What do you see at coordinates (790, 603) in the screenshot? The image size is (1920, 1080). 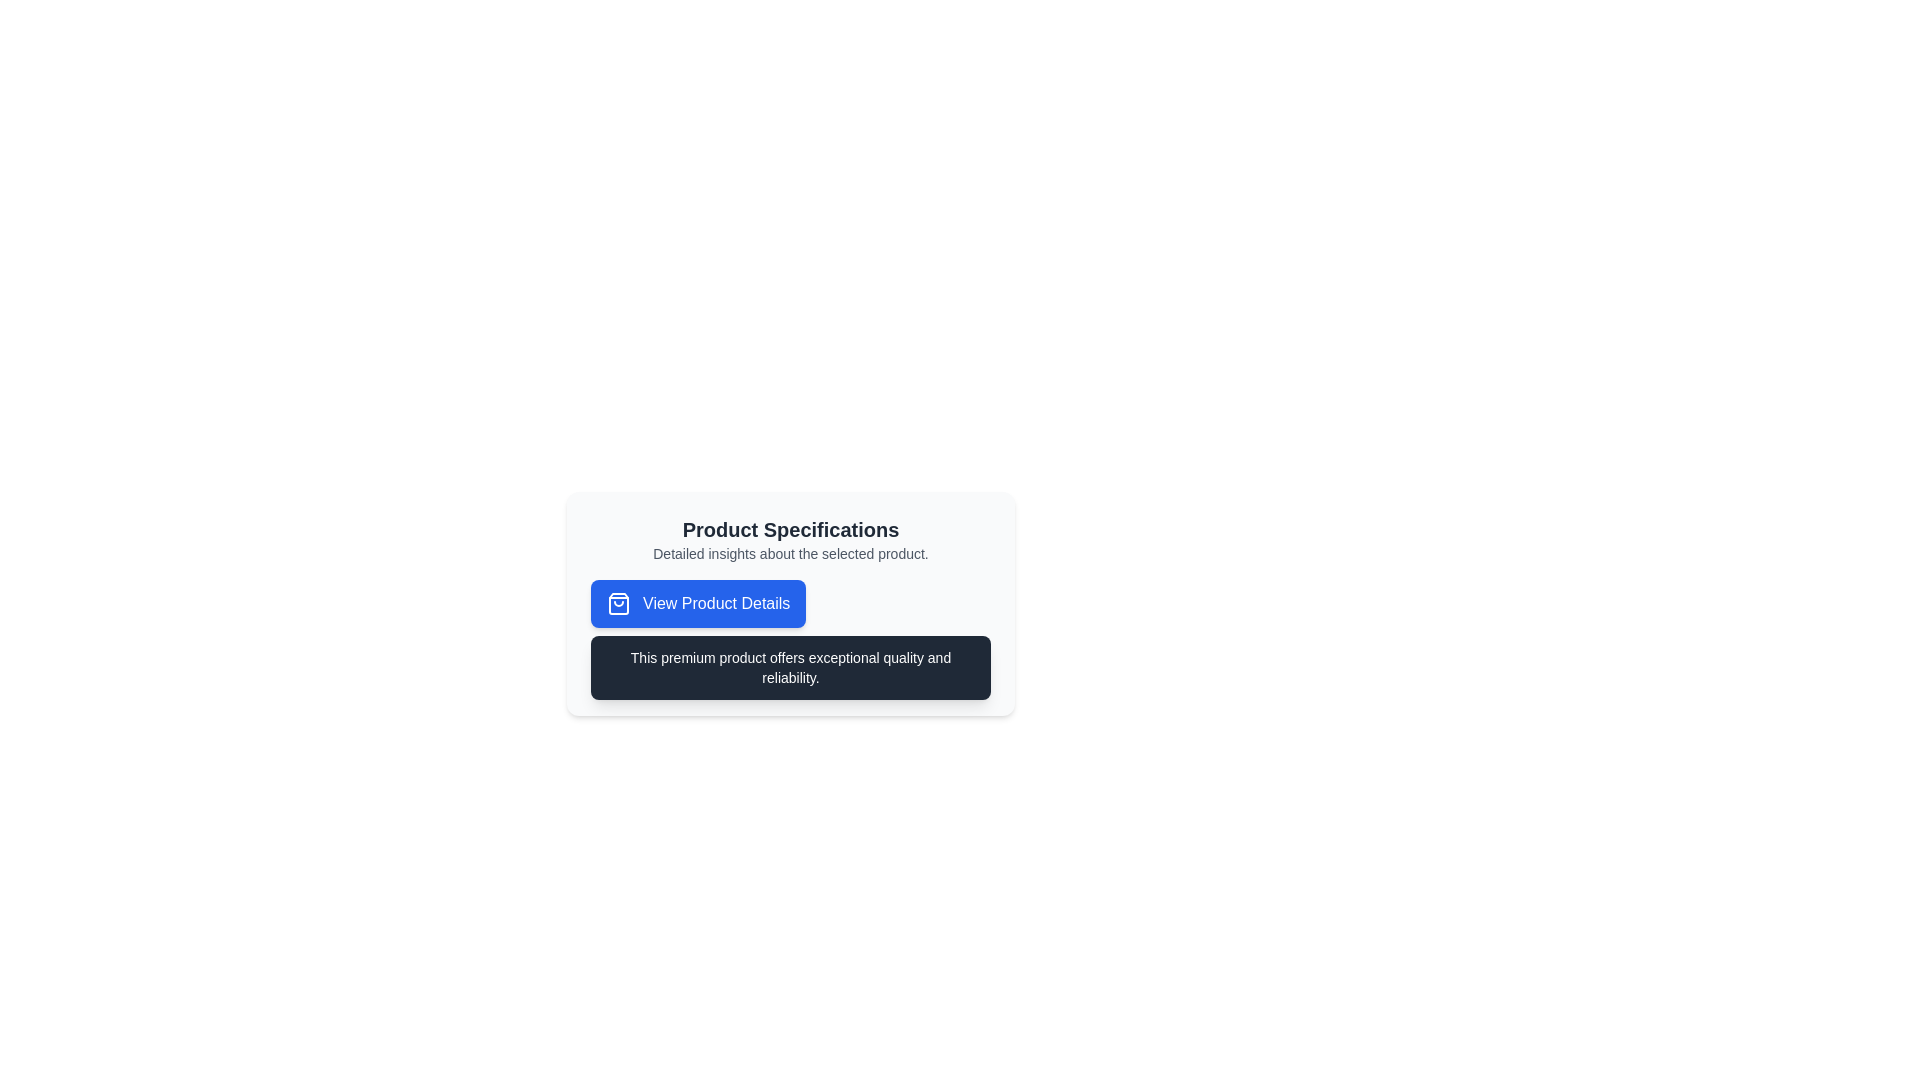 I see `the 'View Product Details' button located within the Informative content block that displays 'Product Specifications'` at bounding box center [790, 603].